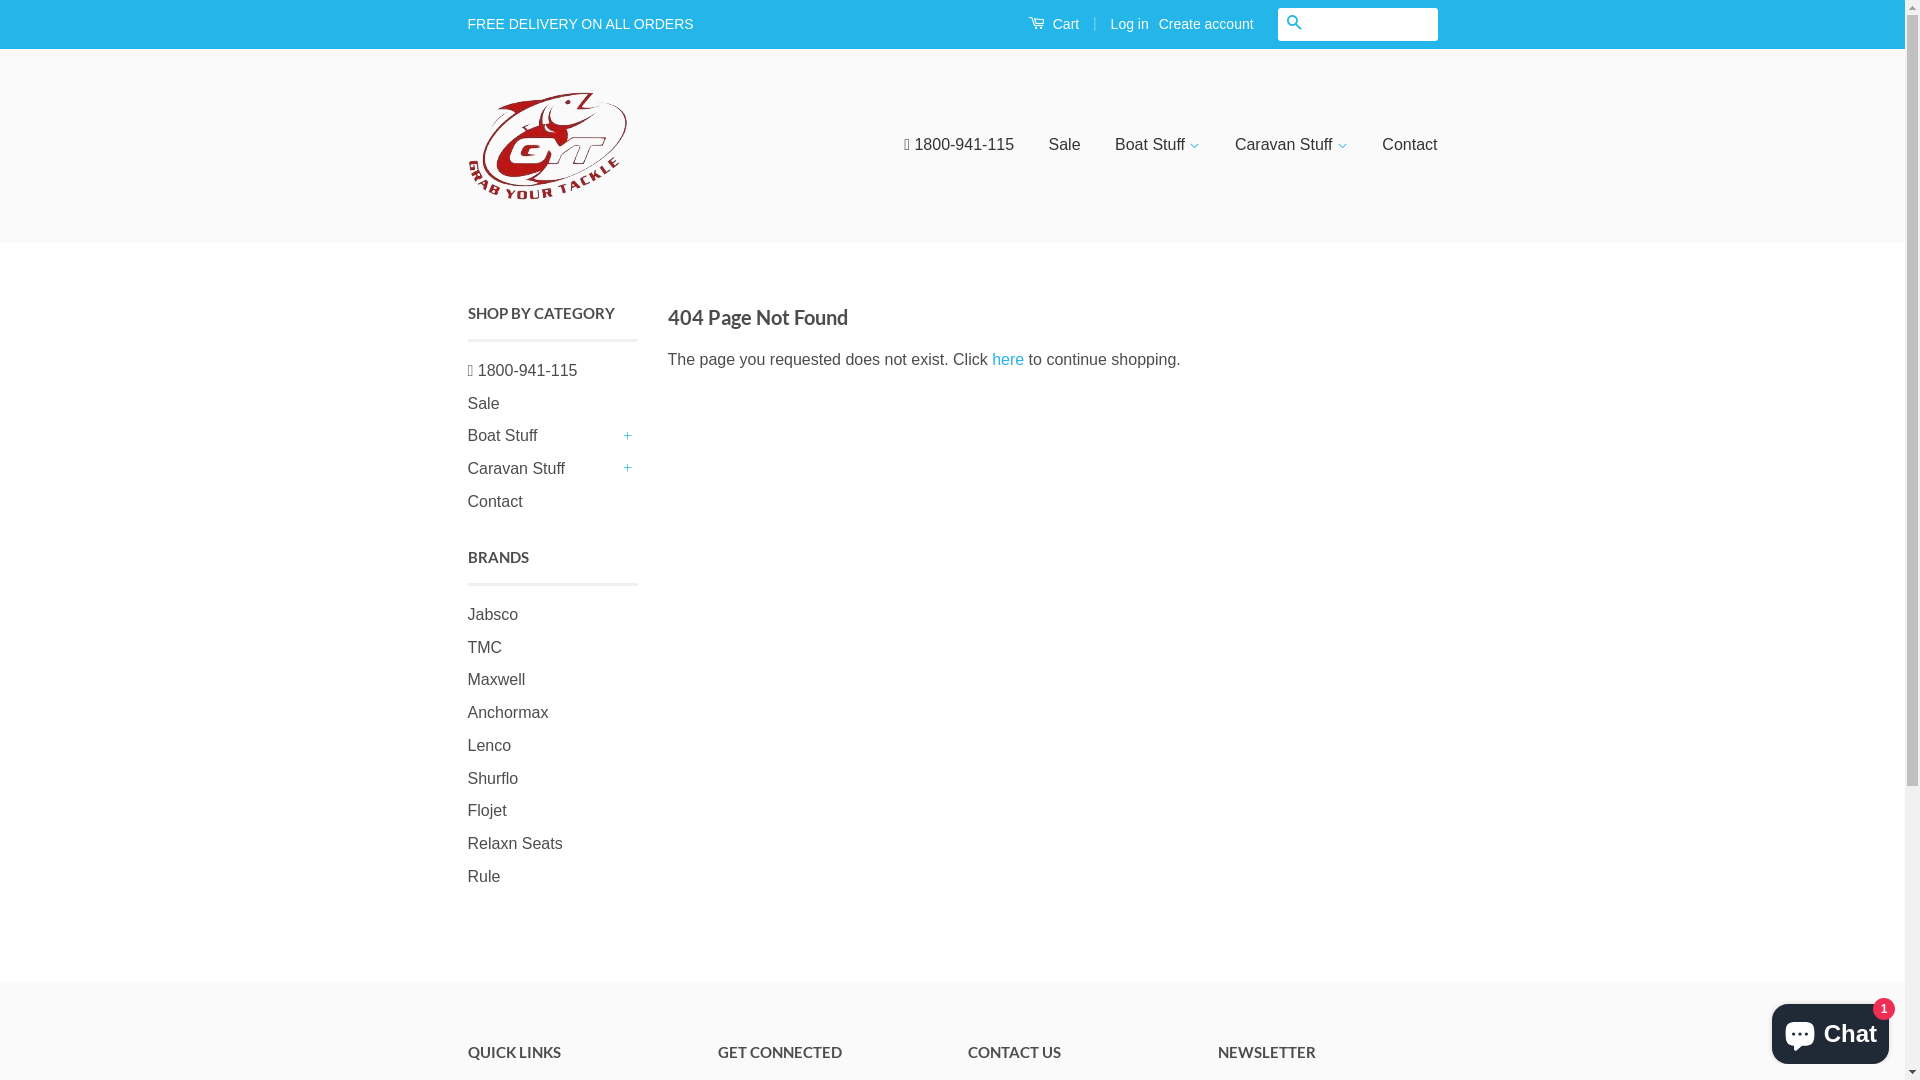  Describe the element at coordinates (1008, 358) in the screenshot. I see `'here'` at that location.